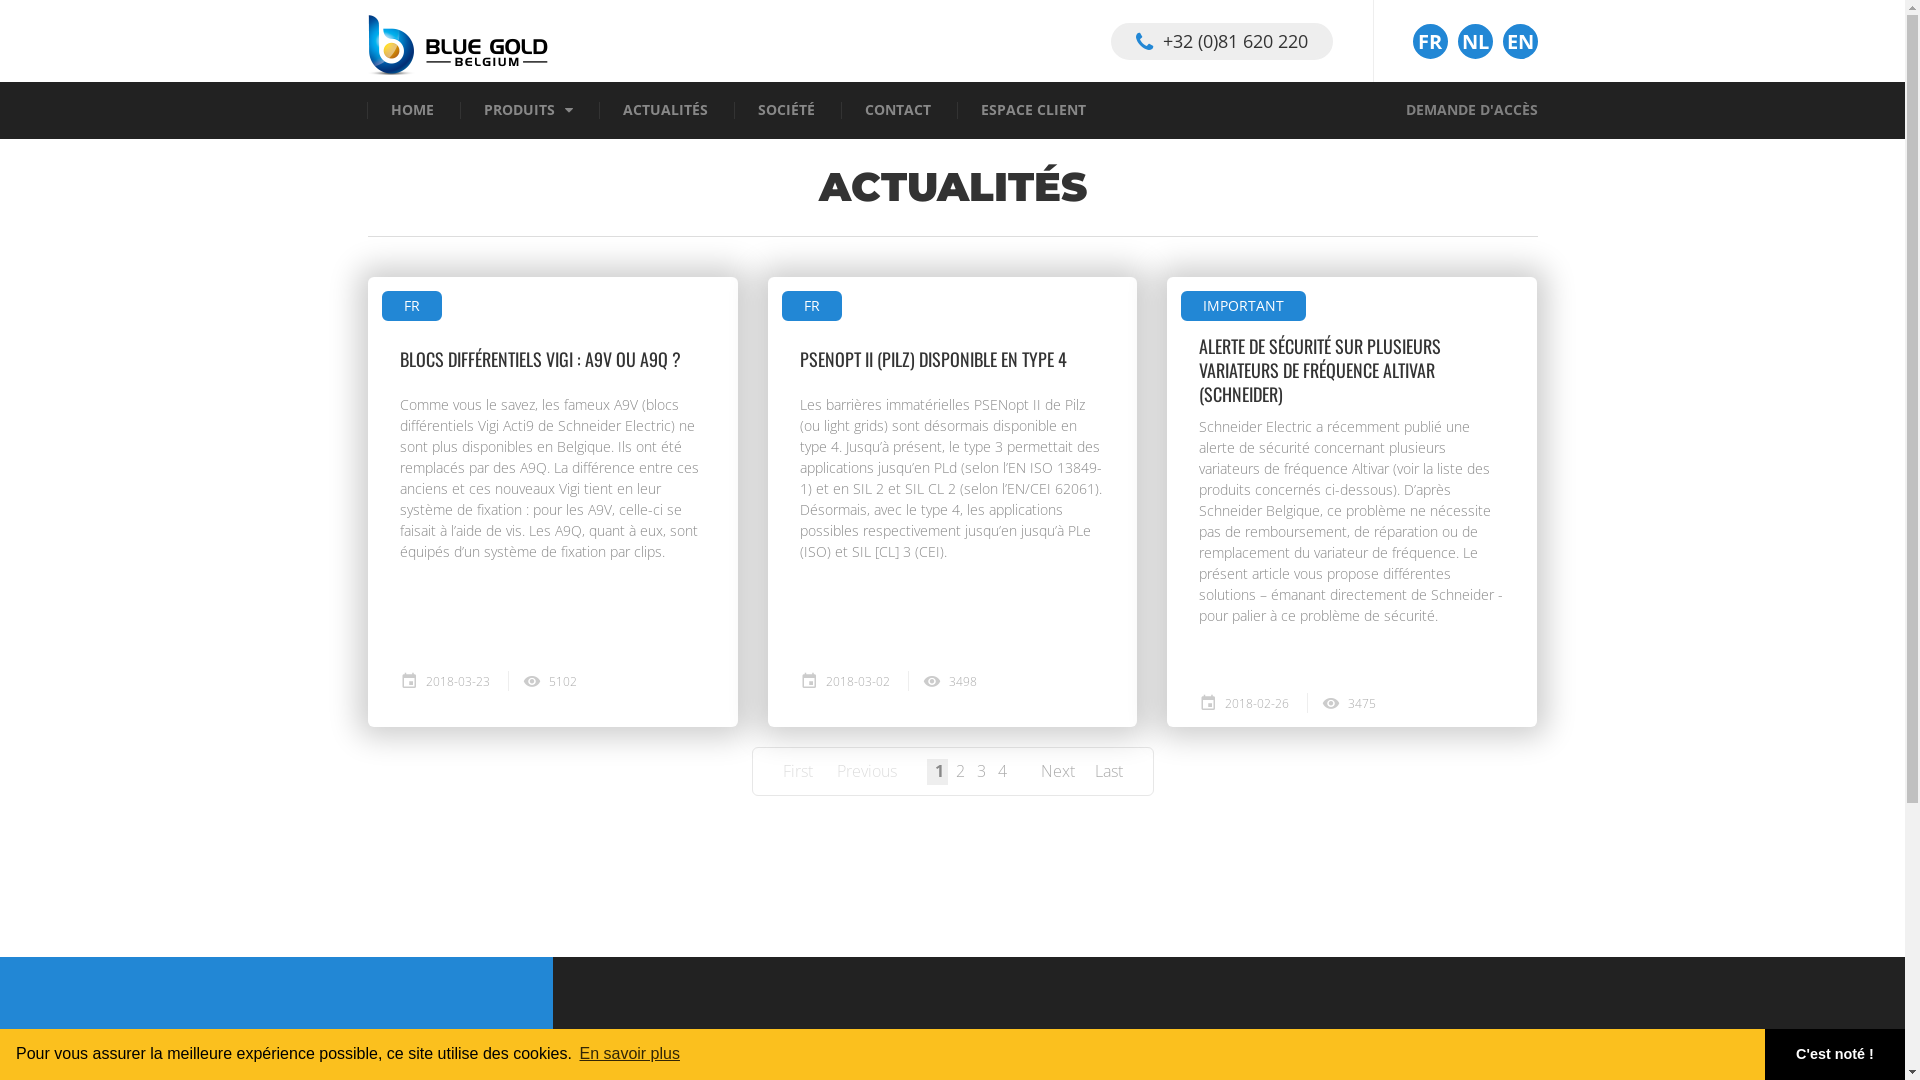 Image resolution: width=1920 pixels, height=1080 pixels. Describe the element at coordinates (938, 770) in the screenshot. I see `'1'` at that location.